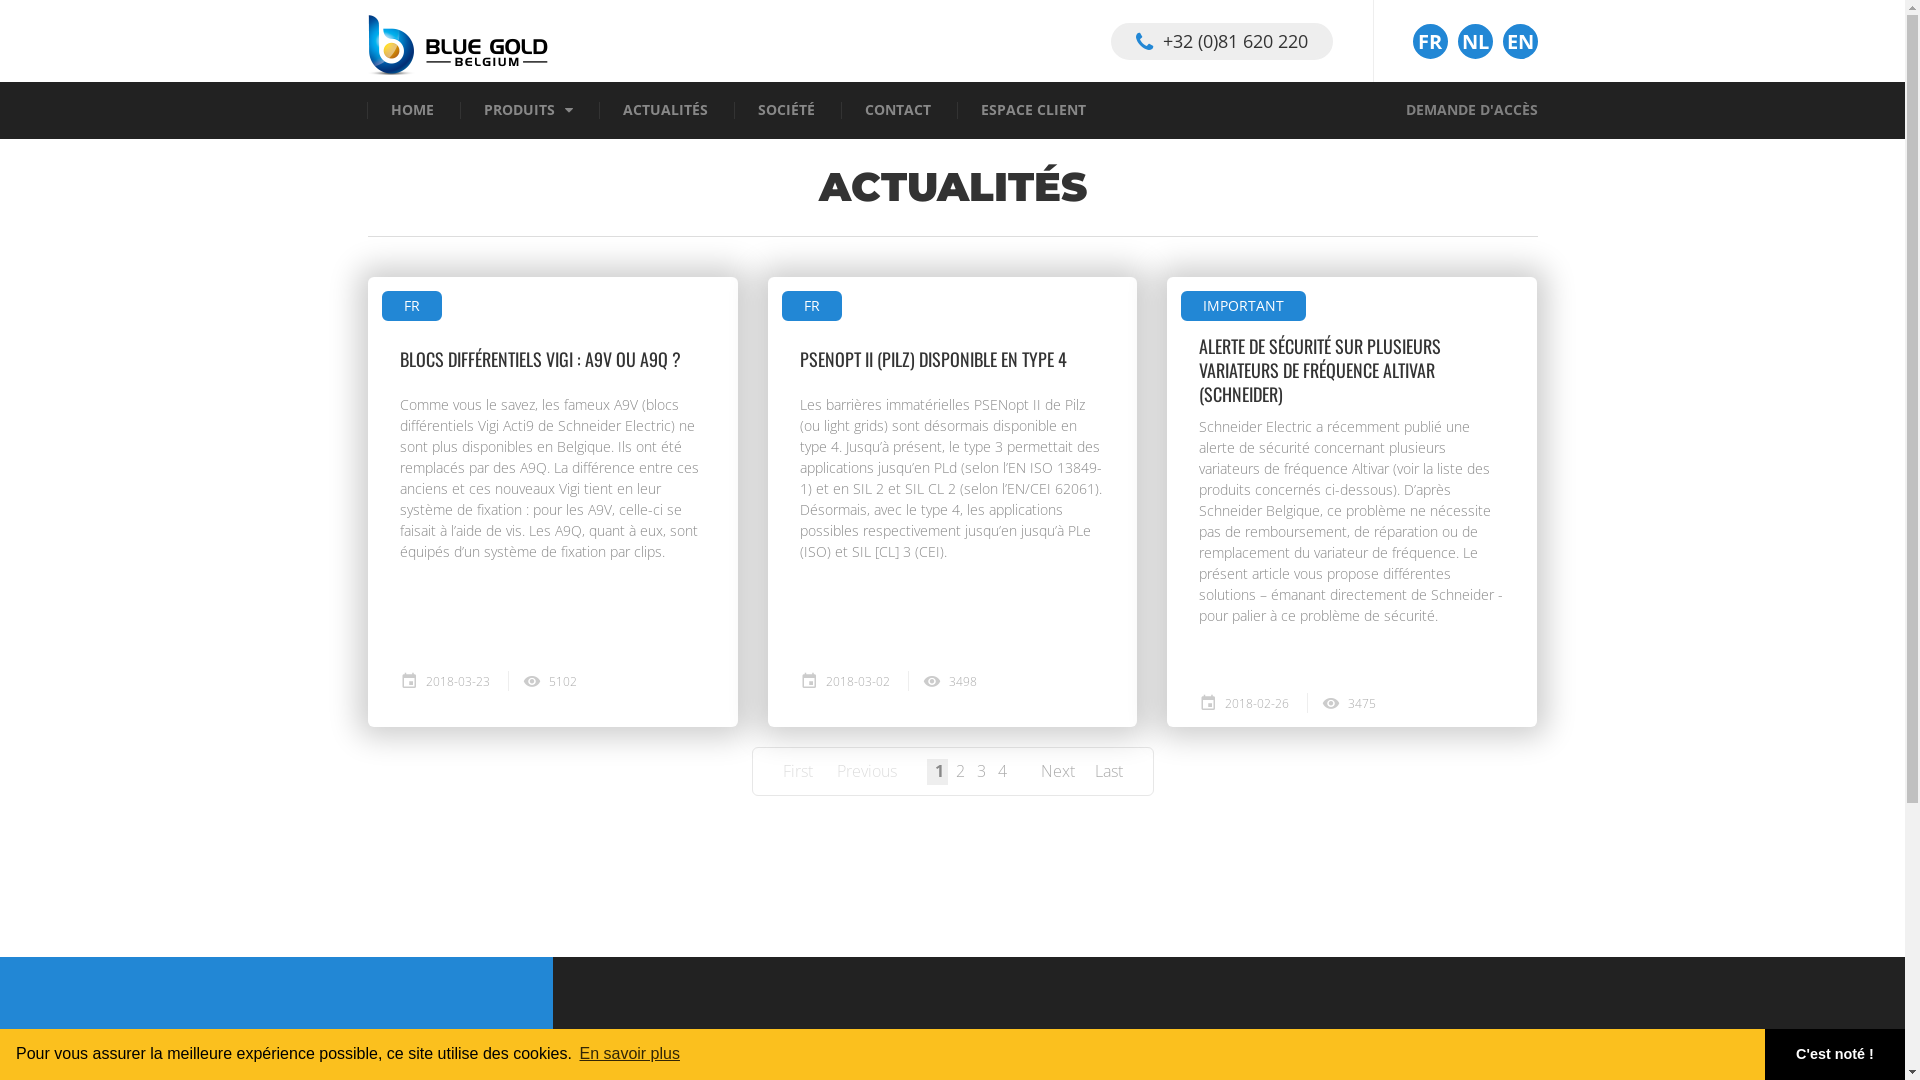 Image resolution: width=1920 pixels, height=1080 pixels. Describe the element at coordinates (938, 770) in the screenshot. I see `'1'` at that location.